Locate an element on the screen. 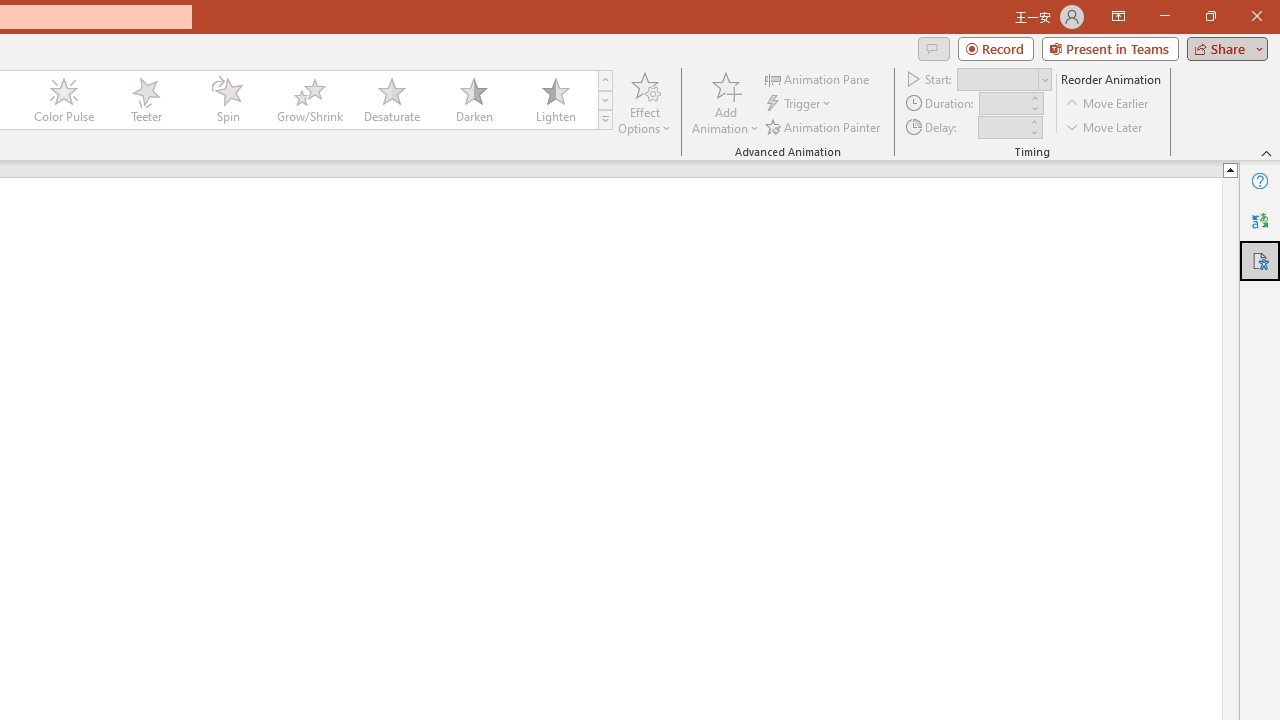 This screenshot has height=720, width=1280. 'Desaturate' is located at coordinates (391, 100).